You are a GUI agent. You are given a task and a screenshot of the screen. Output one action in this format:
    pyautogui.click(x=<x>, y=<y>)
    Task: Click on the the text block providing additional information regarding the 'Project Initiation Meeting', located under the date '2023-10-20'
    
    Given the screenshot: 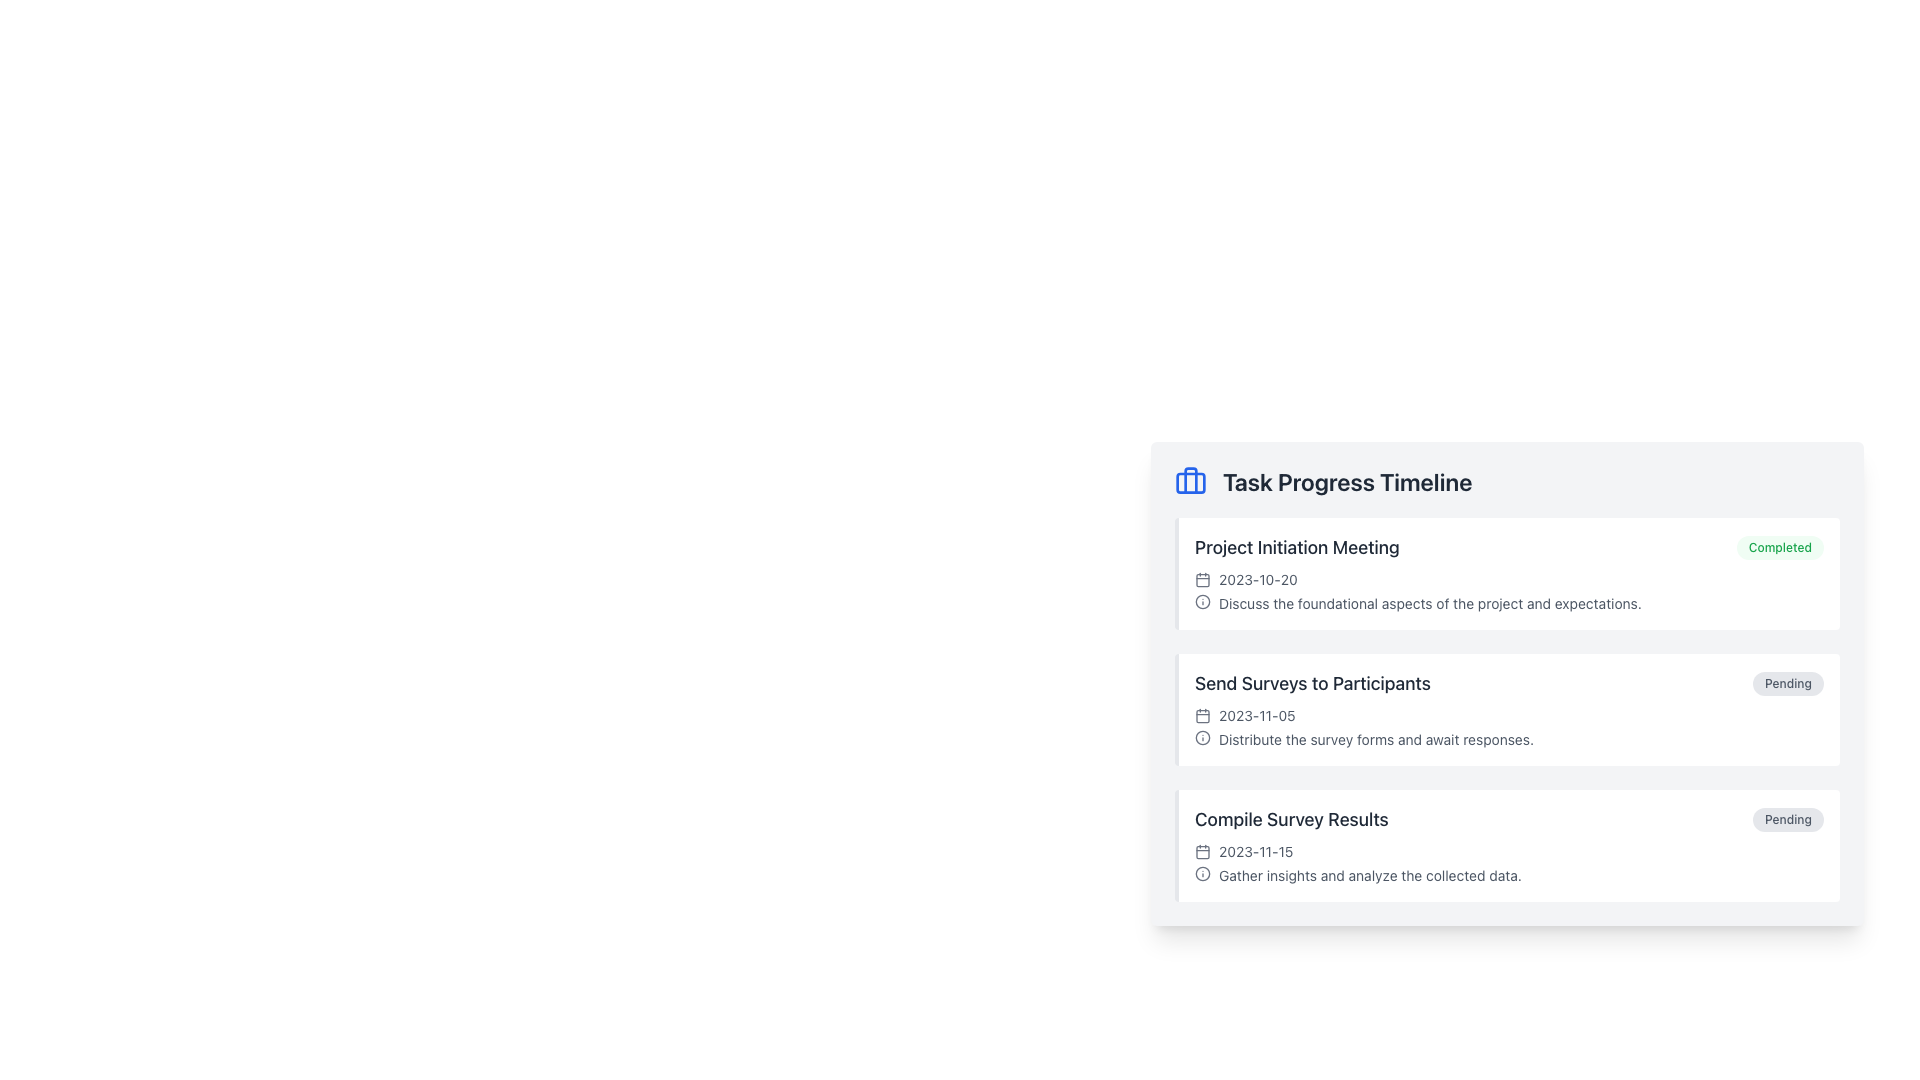 What is the action you would take?
    pyautogui.click(x=1509, y=603)
    